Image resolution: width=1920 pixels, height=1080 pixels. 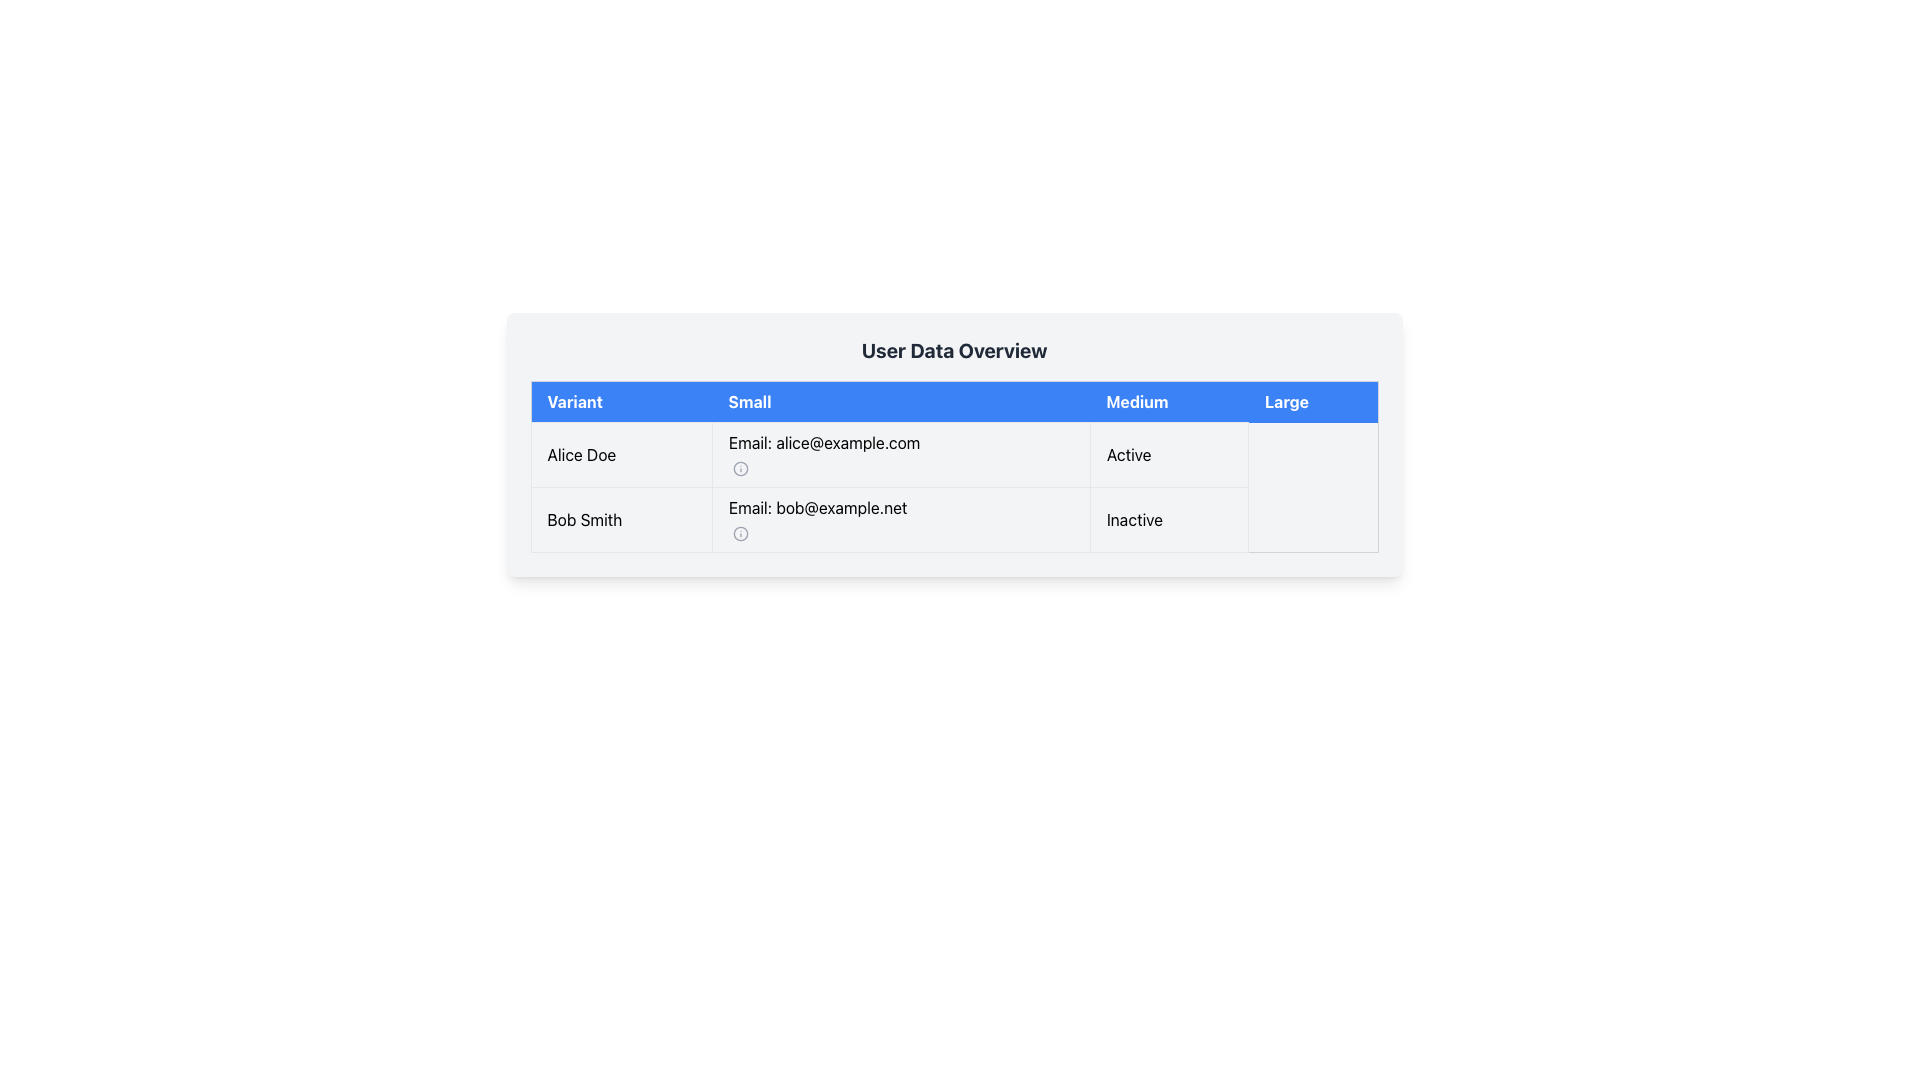 What do you see at coordinates (953, 466) in the screenshot?
I see `rows in the table component labeled 'Variant', 'Small', 'Medium', and 'Large' for actions like copying data` at bounding box center [953, 466].